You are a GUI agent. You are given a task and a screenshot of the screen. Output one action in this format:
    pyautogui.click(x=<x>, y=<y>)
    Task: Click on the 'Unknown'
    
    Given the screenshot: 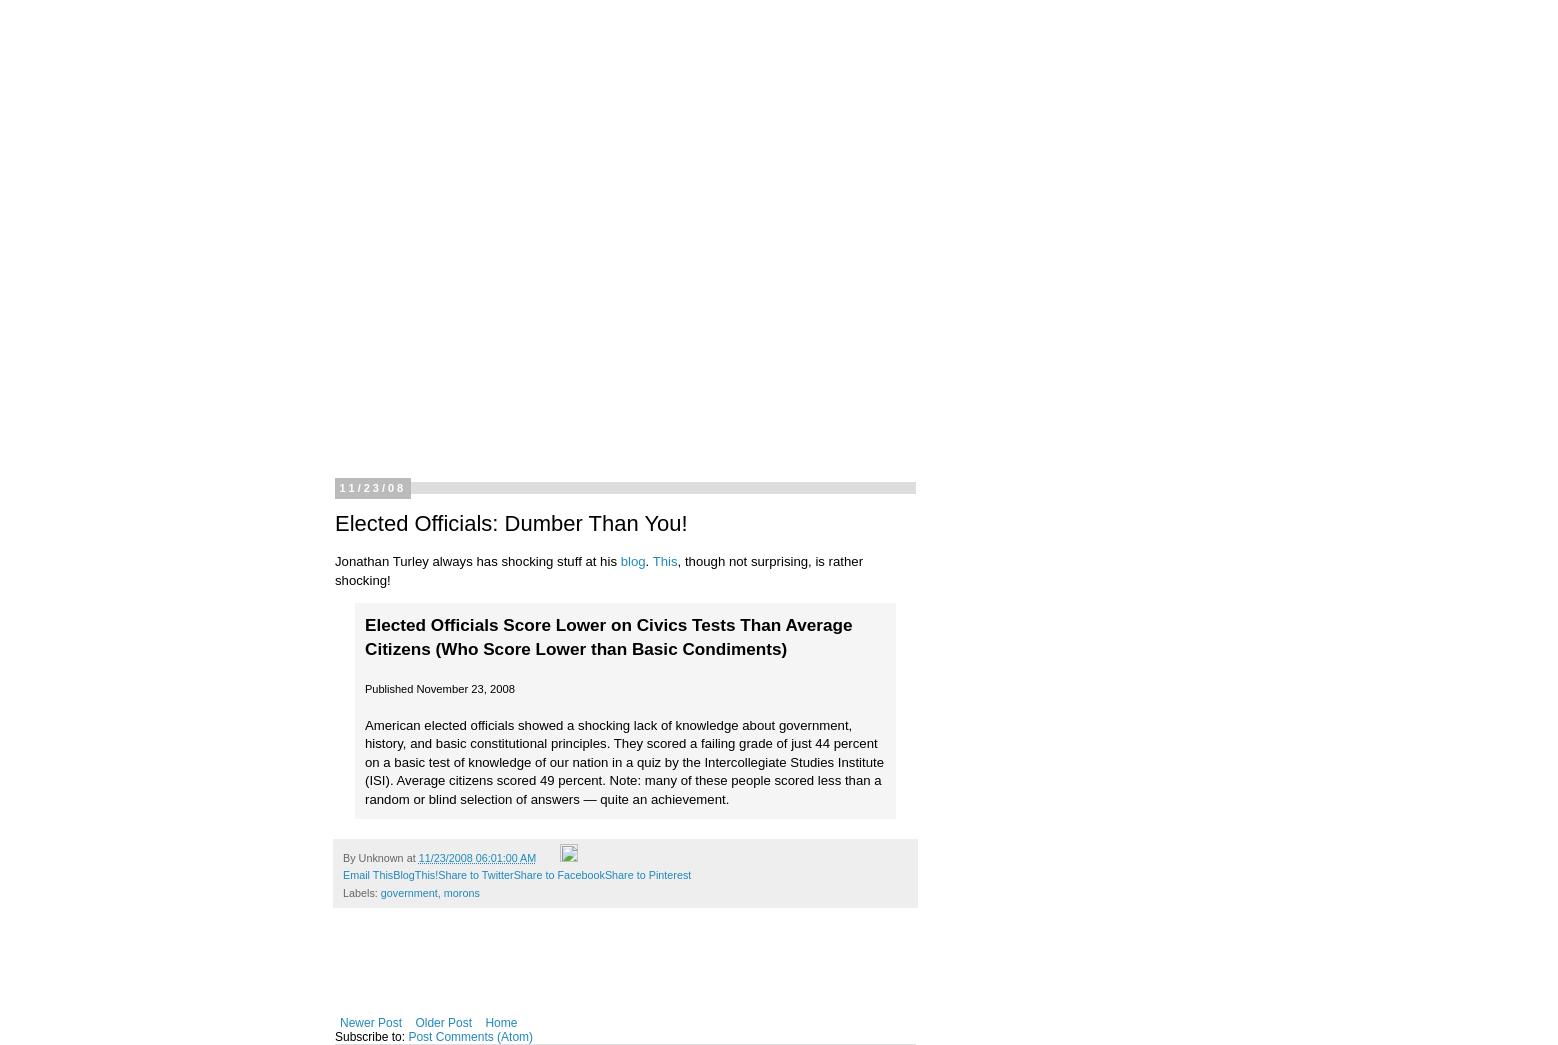 What is the action you would take?
    pyautogui.click(x=358, y=857)
    